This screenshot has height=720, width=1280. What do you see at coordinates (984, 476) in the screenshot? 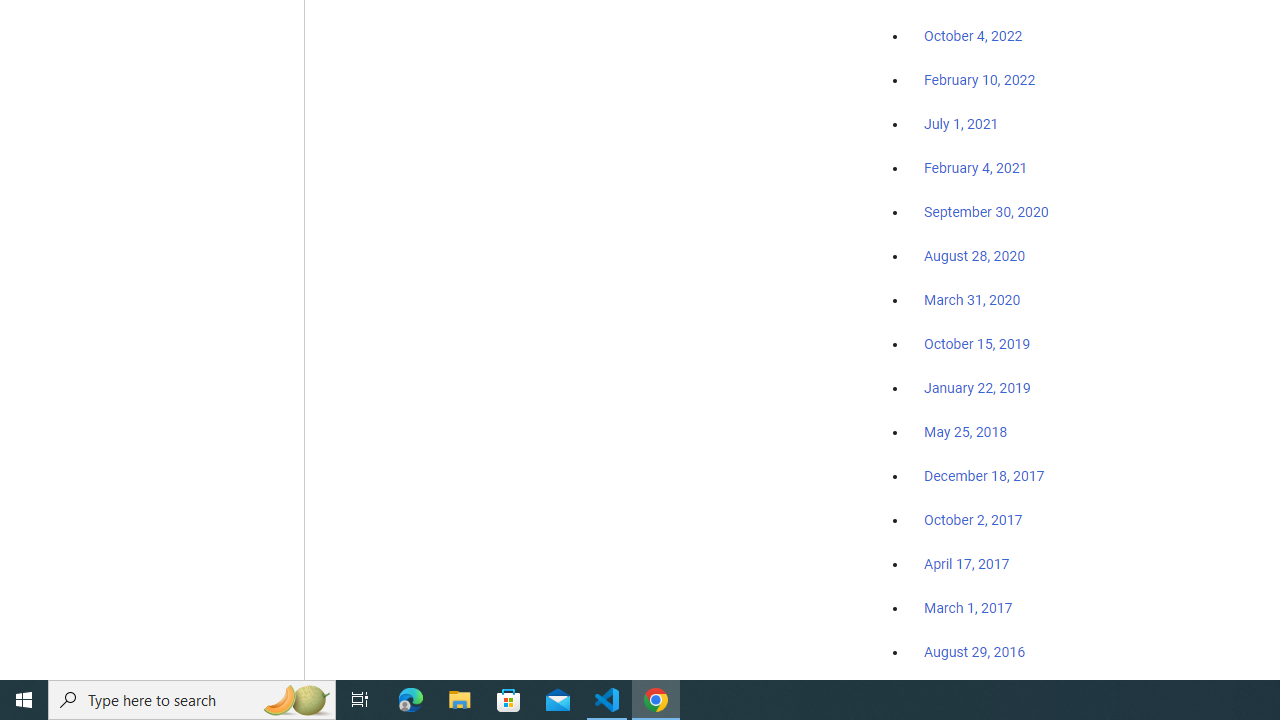
I see `'December 18, 2017'` at bounding box center [984, 476].